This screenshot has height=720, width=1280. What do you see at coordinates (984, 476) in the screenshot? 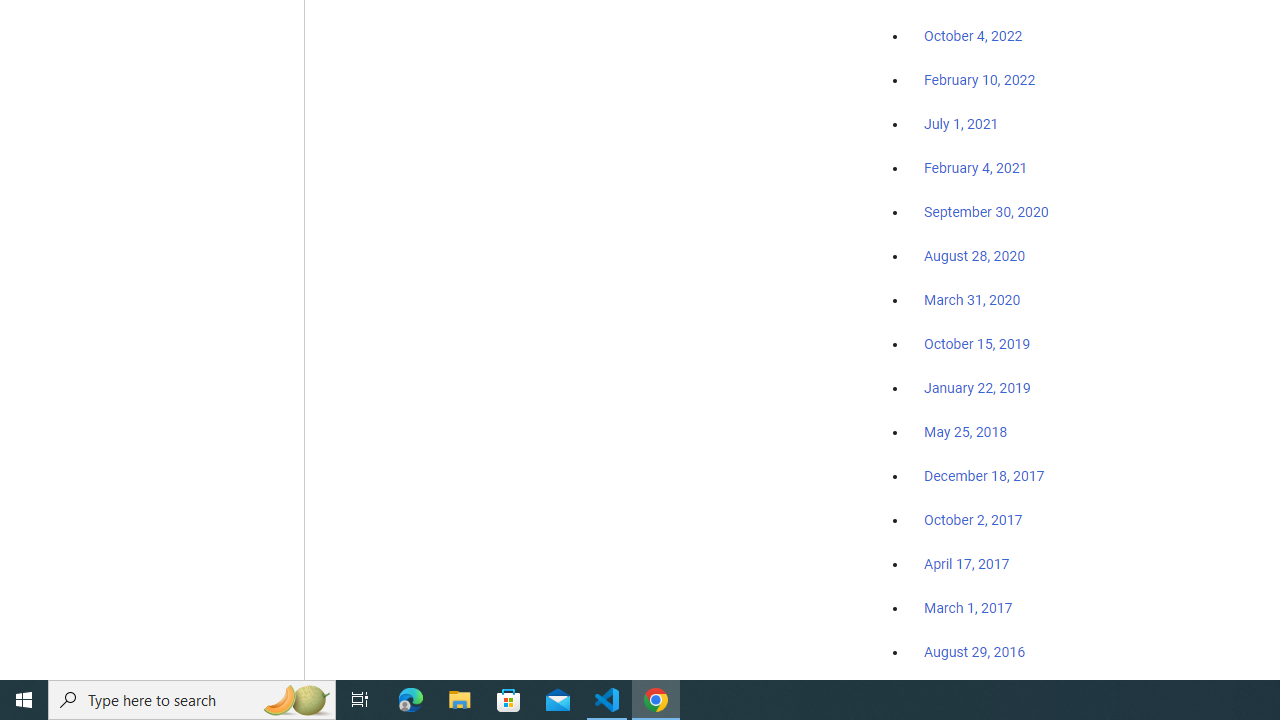
I see `'December 18, 2017'` at bounding box center [984, 476].